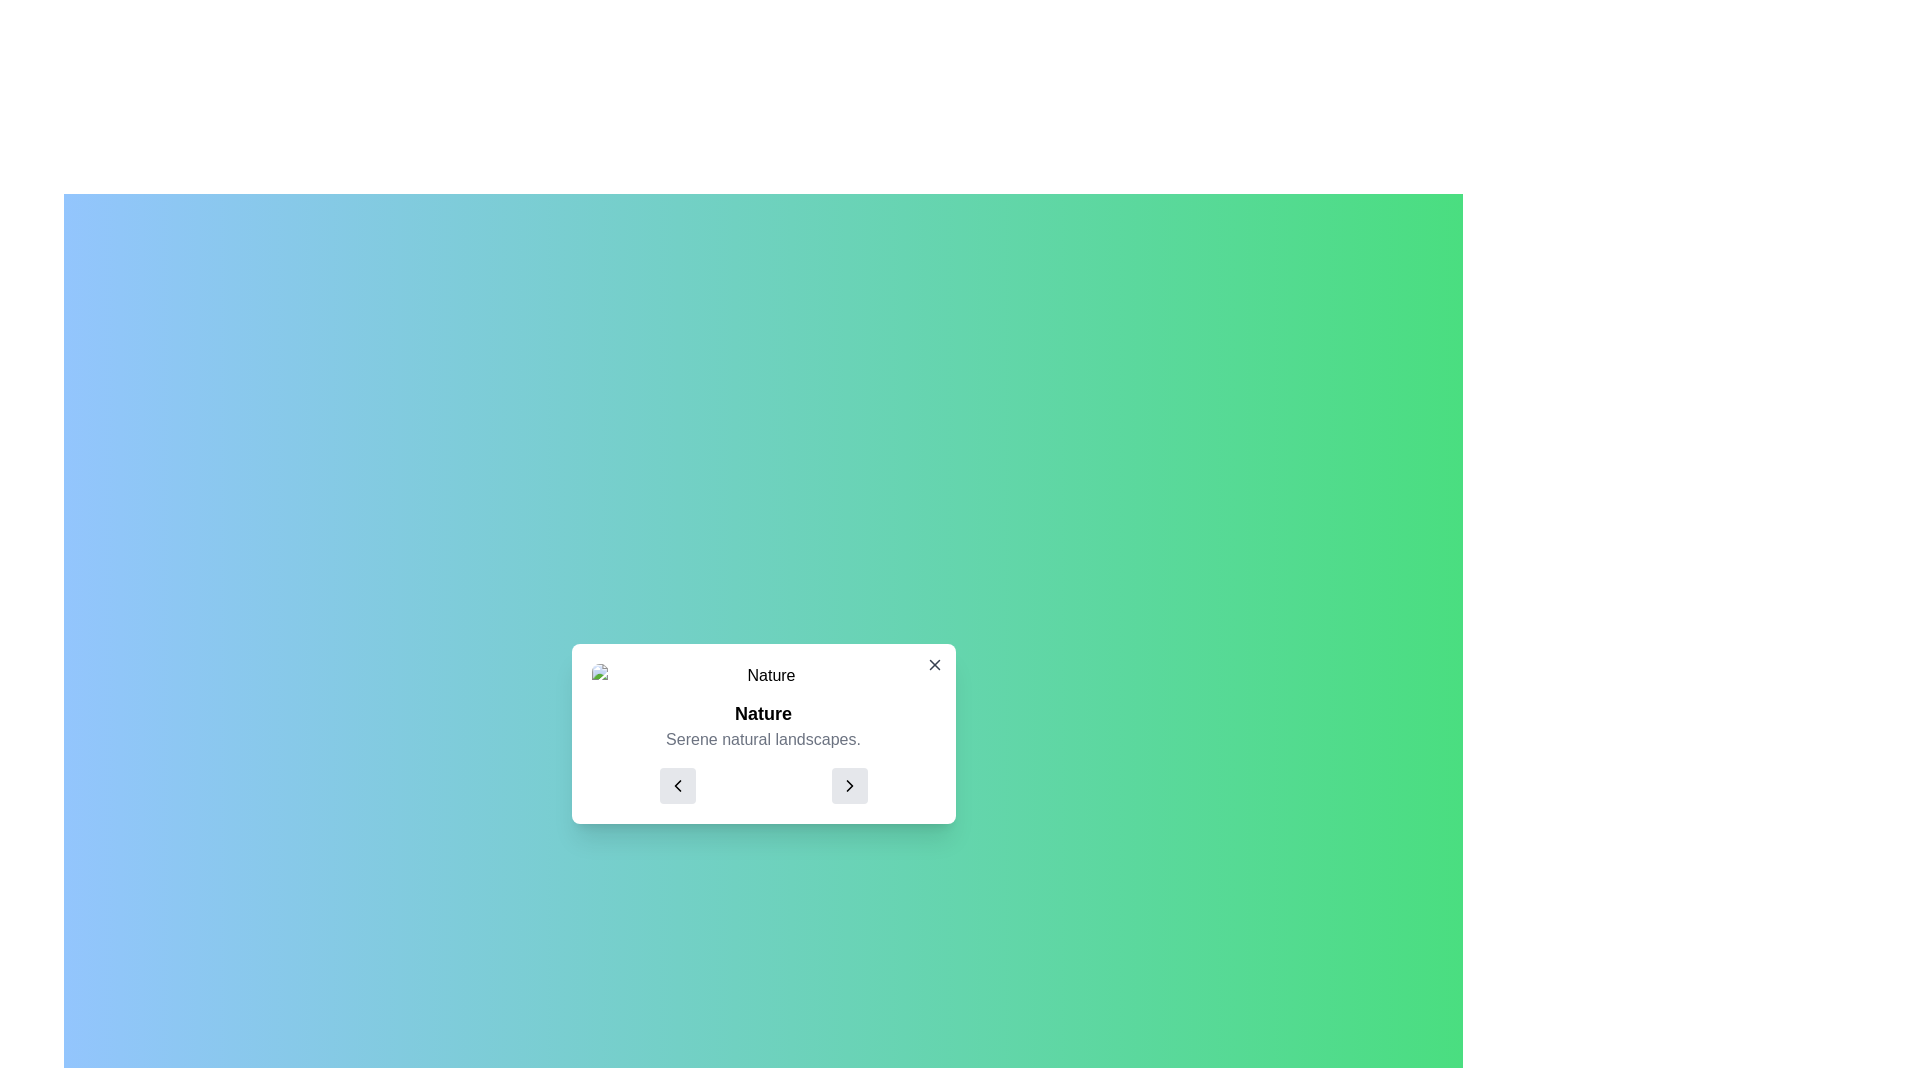  I want to click on the bold text label displaying the word 'Nature', which is centrally located within the modal and styled prominently, so click(762, 712).